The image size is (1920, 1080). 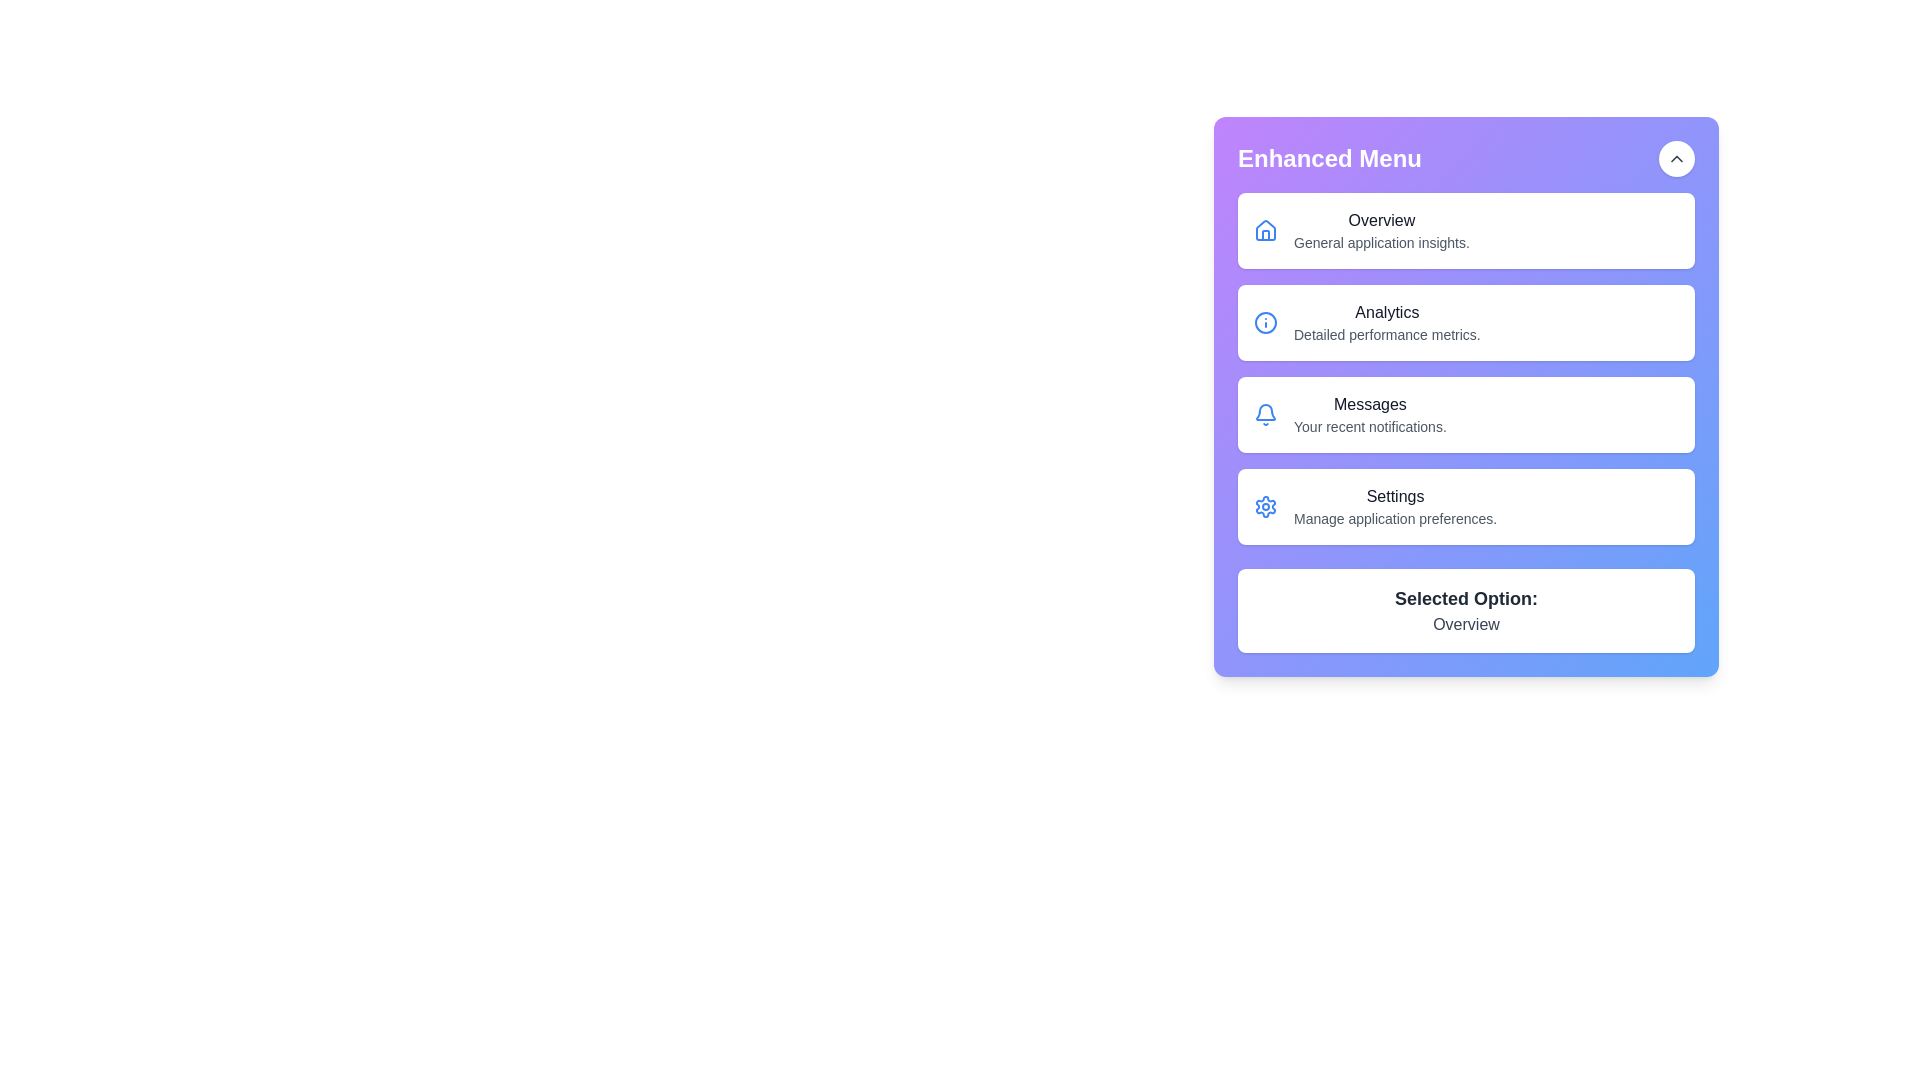 What do you see at coordinates (1676, 157) in the screenshot?
I see `the circular button with a white background and upward-pointing chevron icon located at the top right corner of the 'Enhanced Menu' section to observe its styling change` at bounding box center [1676, 157].